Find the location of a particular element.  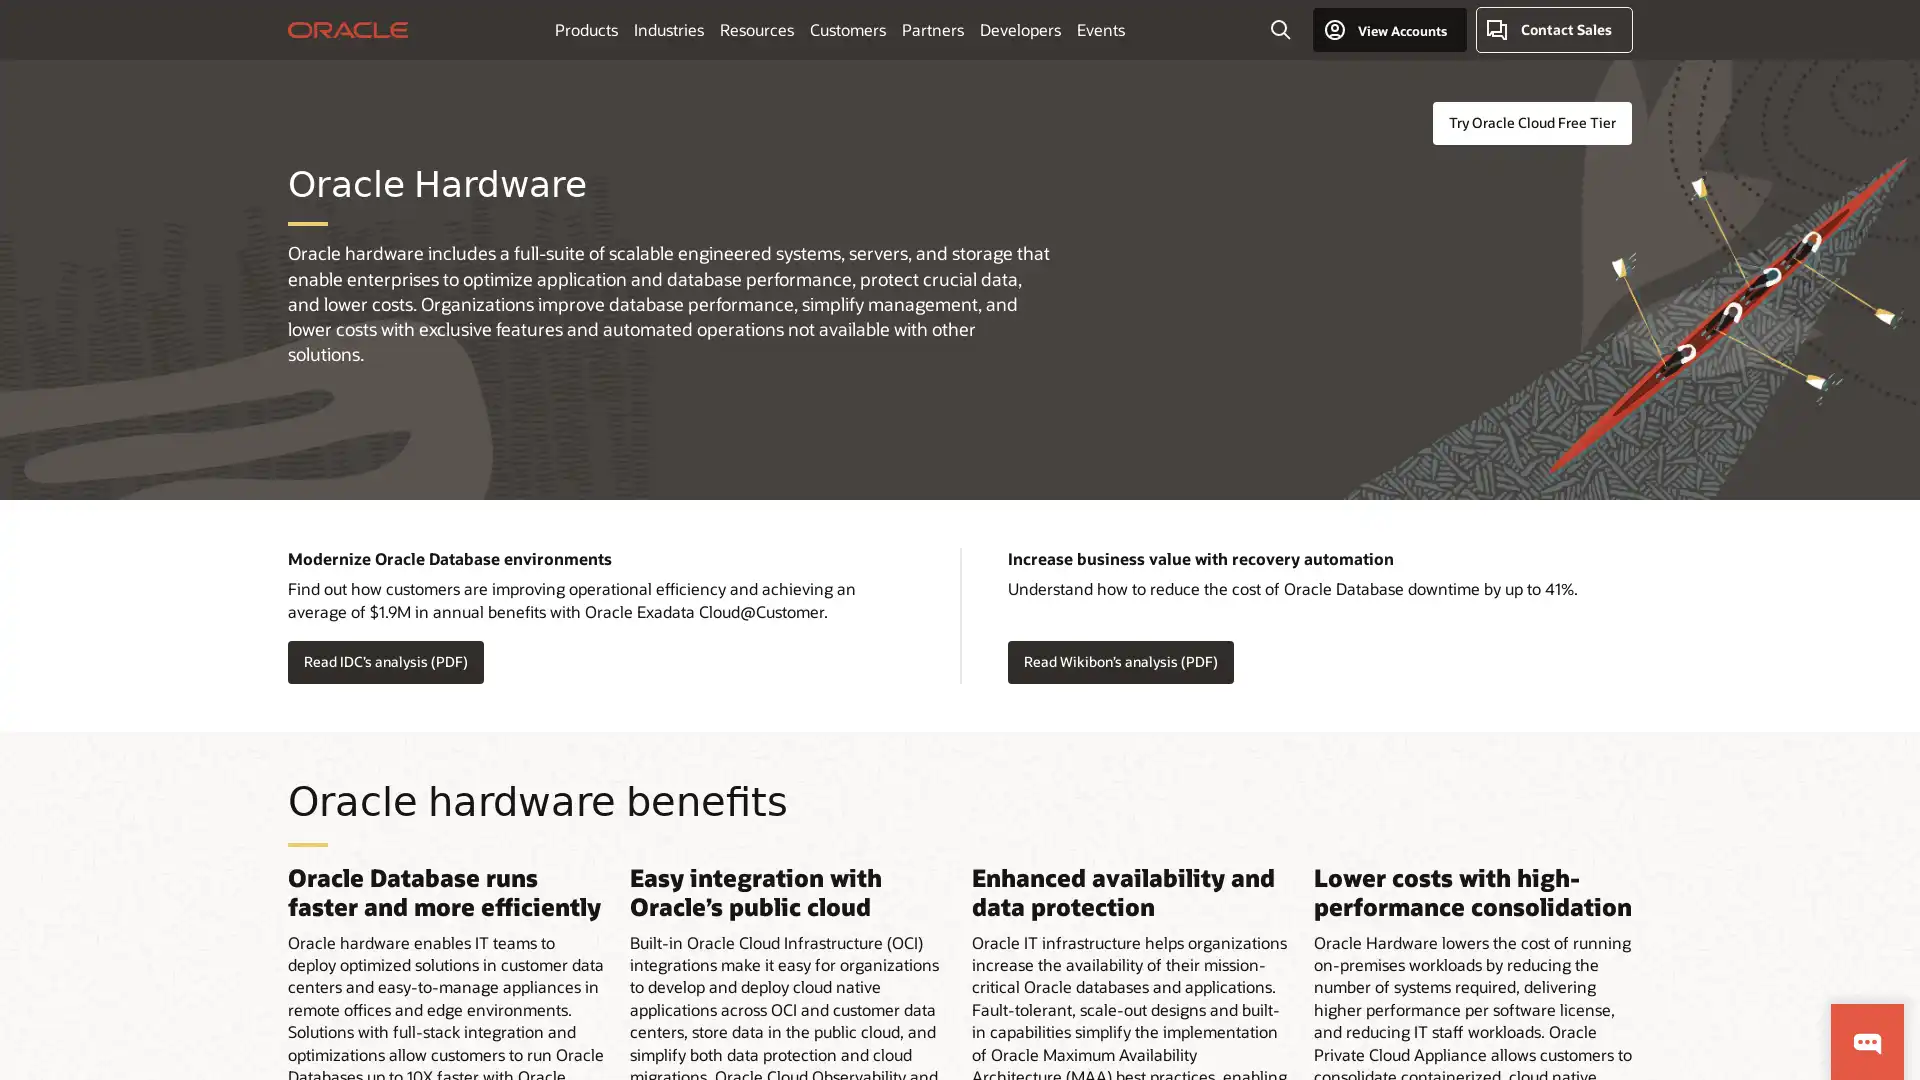

View Accounts is located at coordinates (1388, 30).